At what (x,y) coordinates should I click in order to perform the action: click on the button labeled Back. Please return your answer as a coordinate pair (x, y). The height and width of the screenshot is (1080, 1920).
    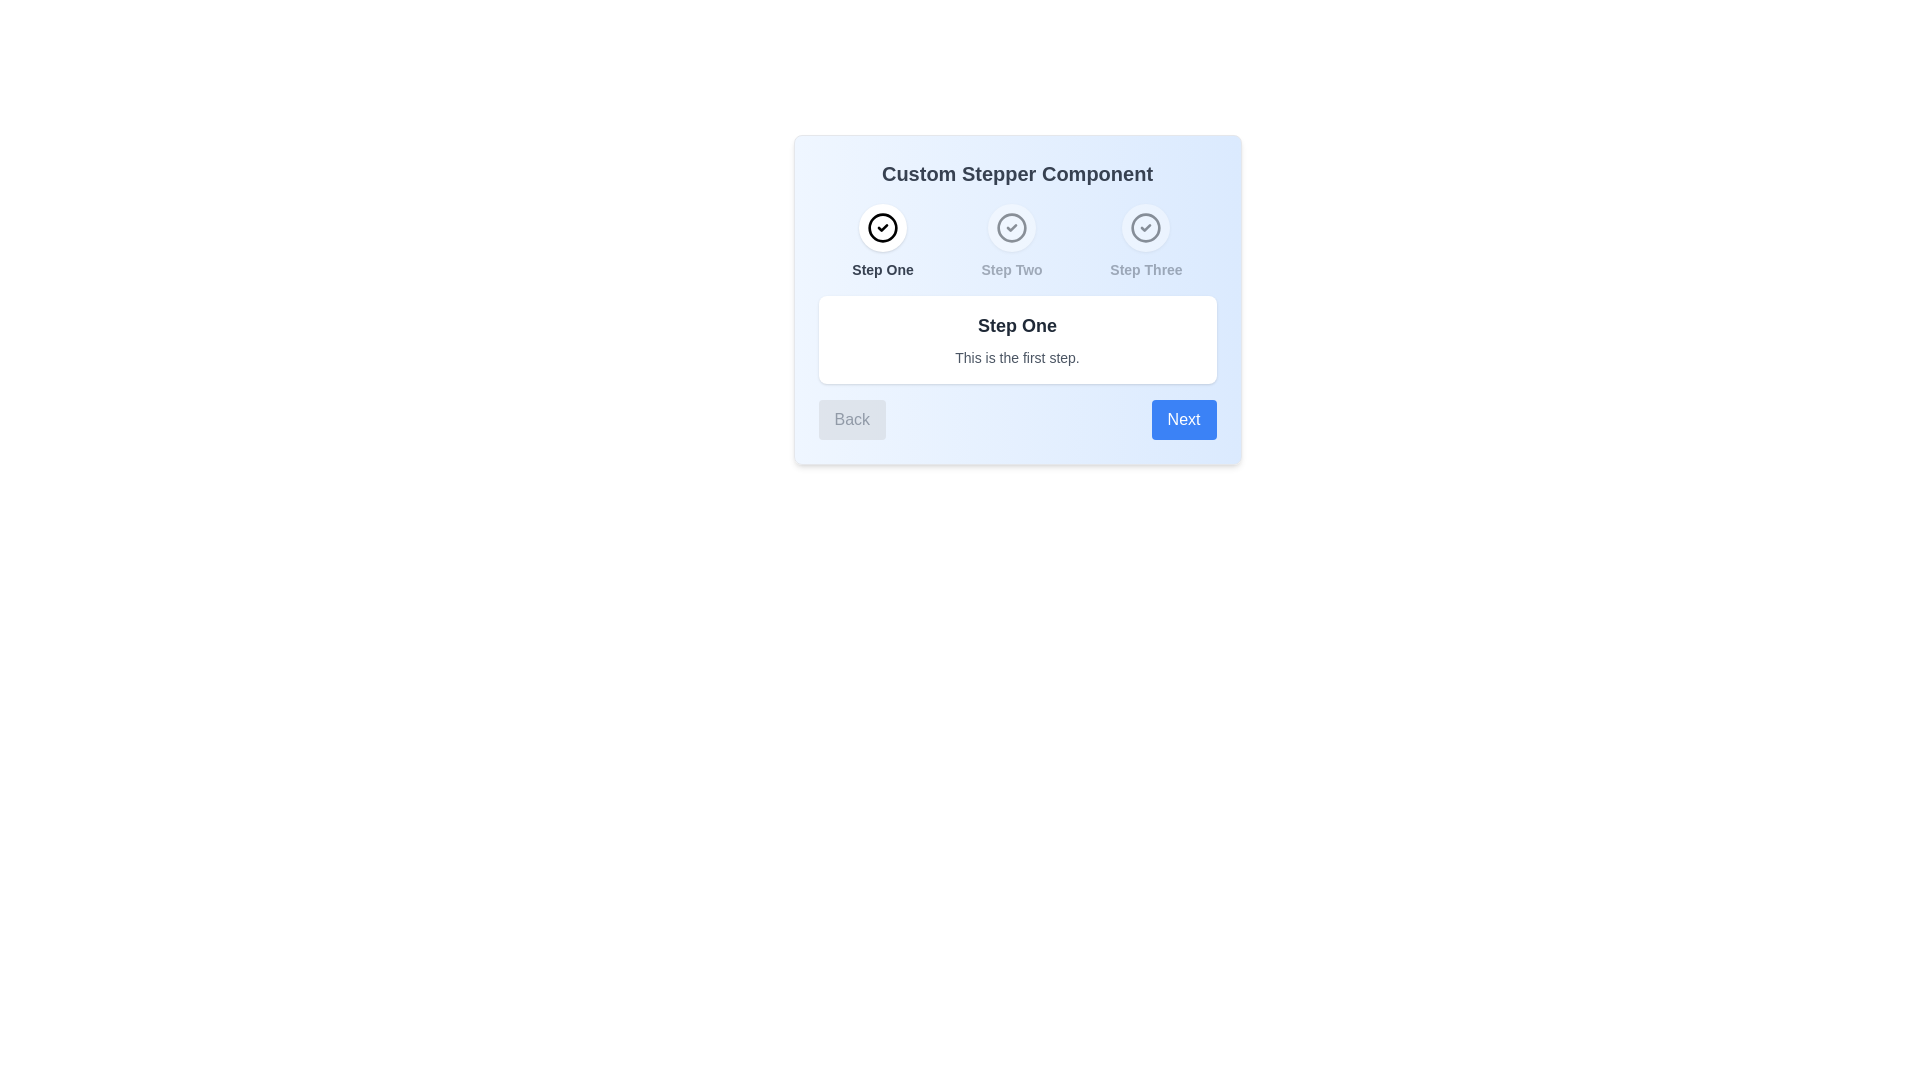
    Looking at the image, I should click on (852, 419).